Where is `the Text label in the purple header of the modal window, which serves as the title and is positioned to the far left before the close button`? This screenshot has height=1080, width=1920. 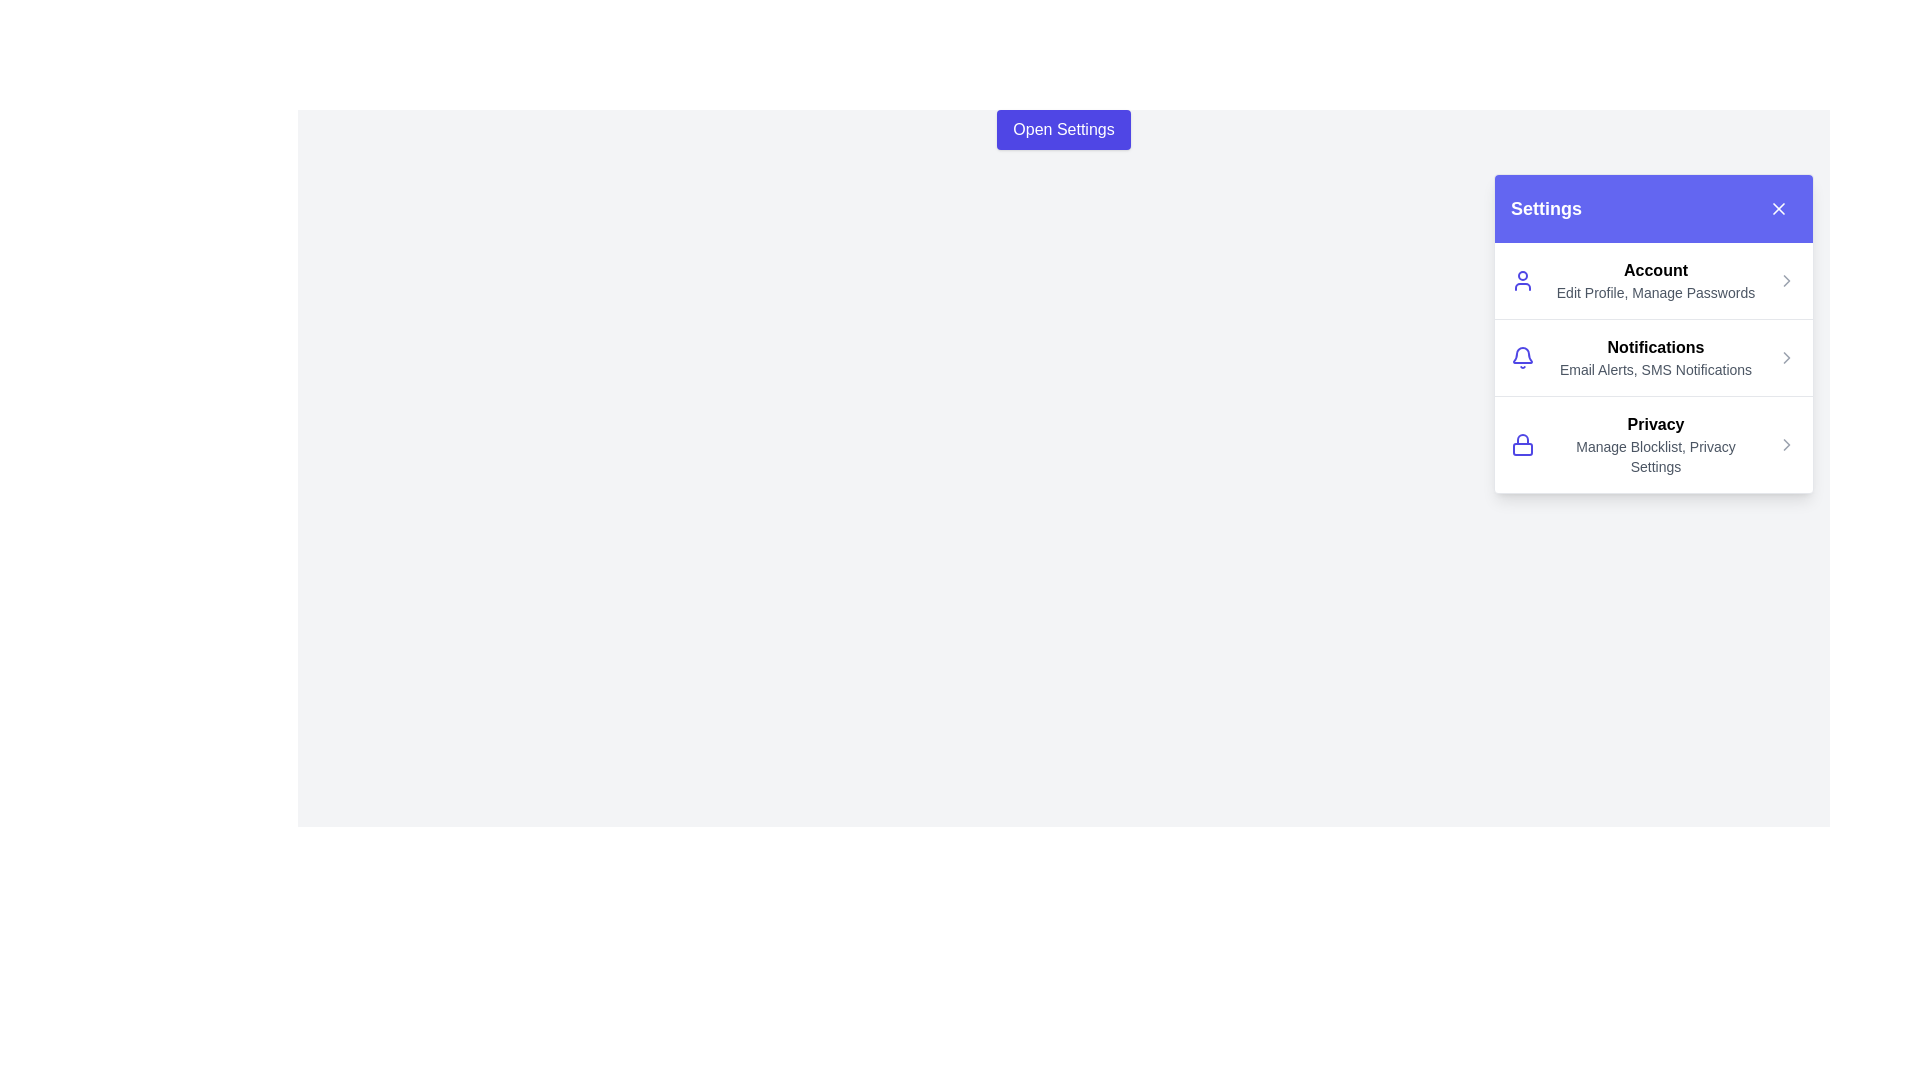 the Text label in the purple header of the modal window, which serves as the title and is positioned to the far left before the close button is located at coordinates (1545, 208).